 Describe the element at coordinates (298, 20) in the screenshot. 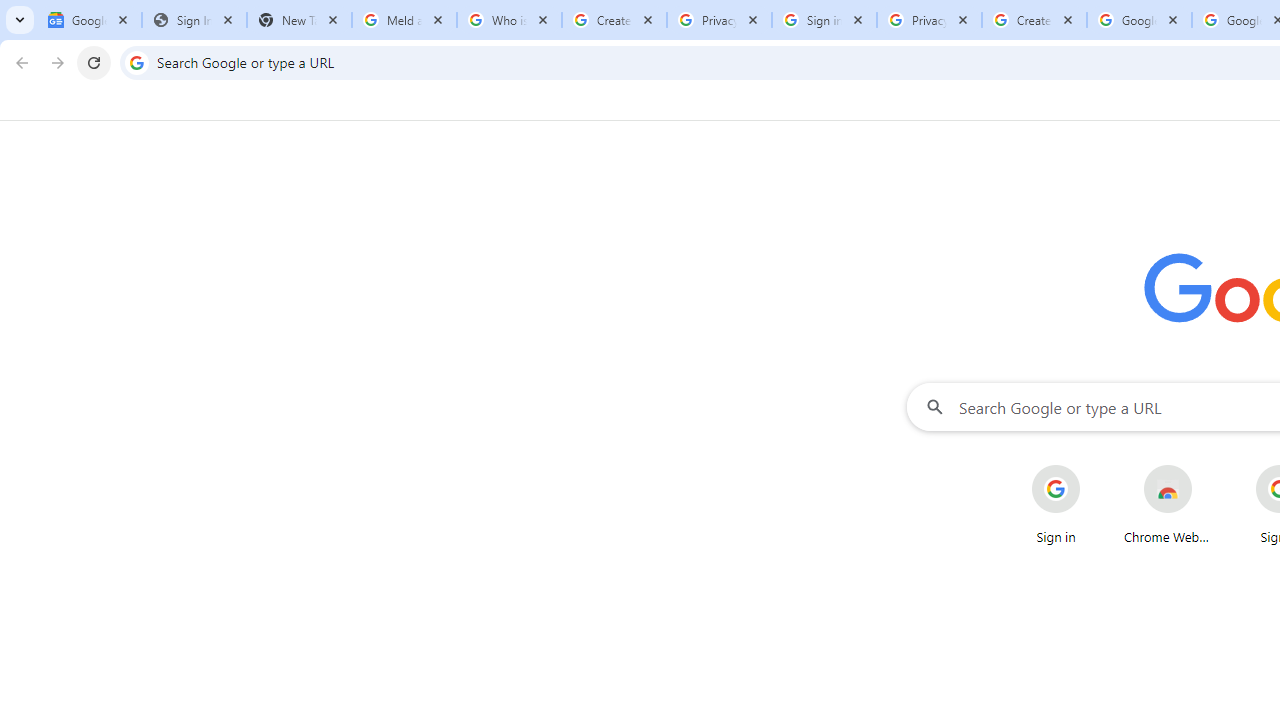

I see `'New Tab'` at that location.